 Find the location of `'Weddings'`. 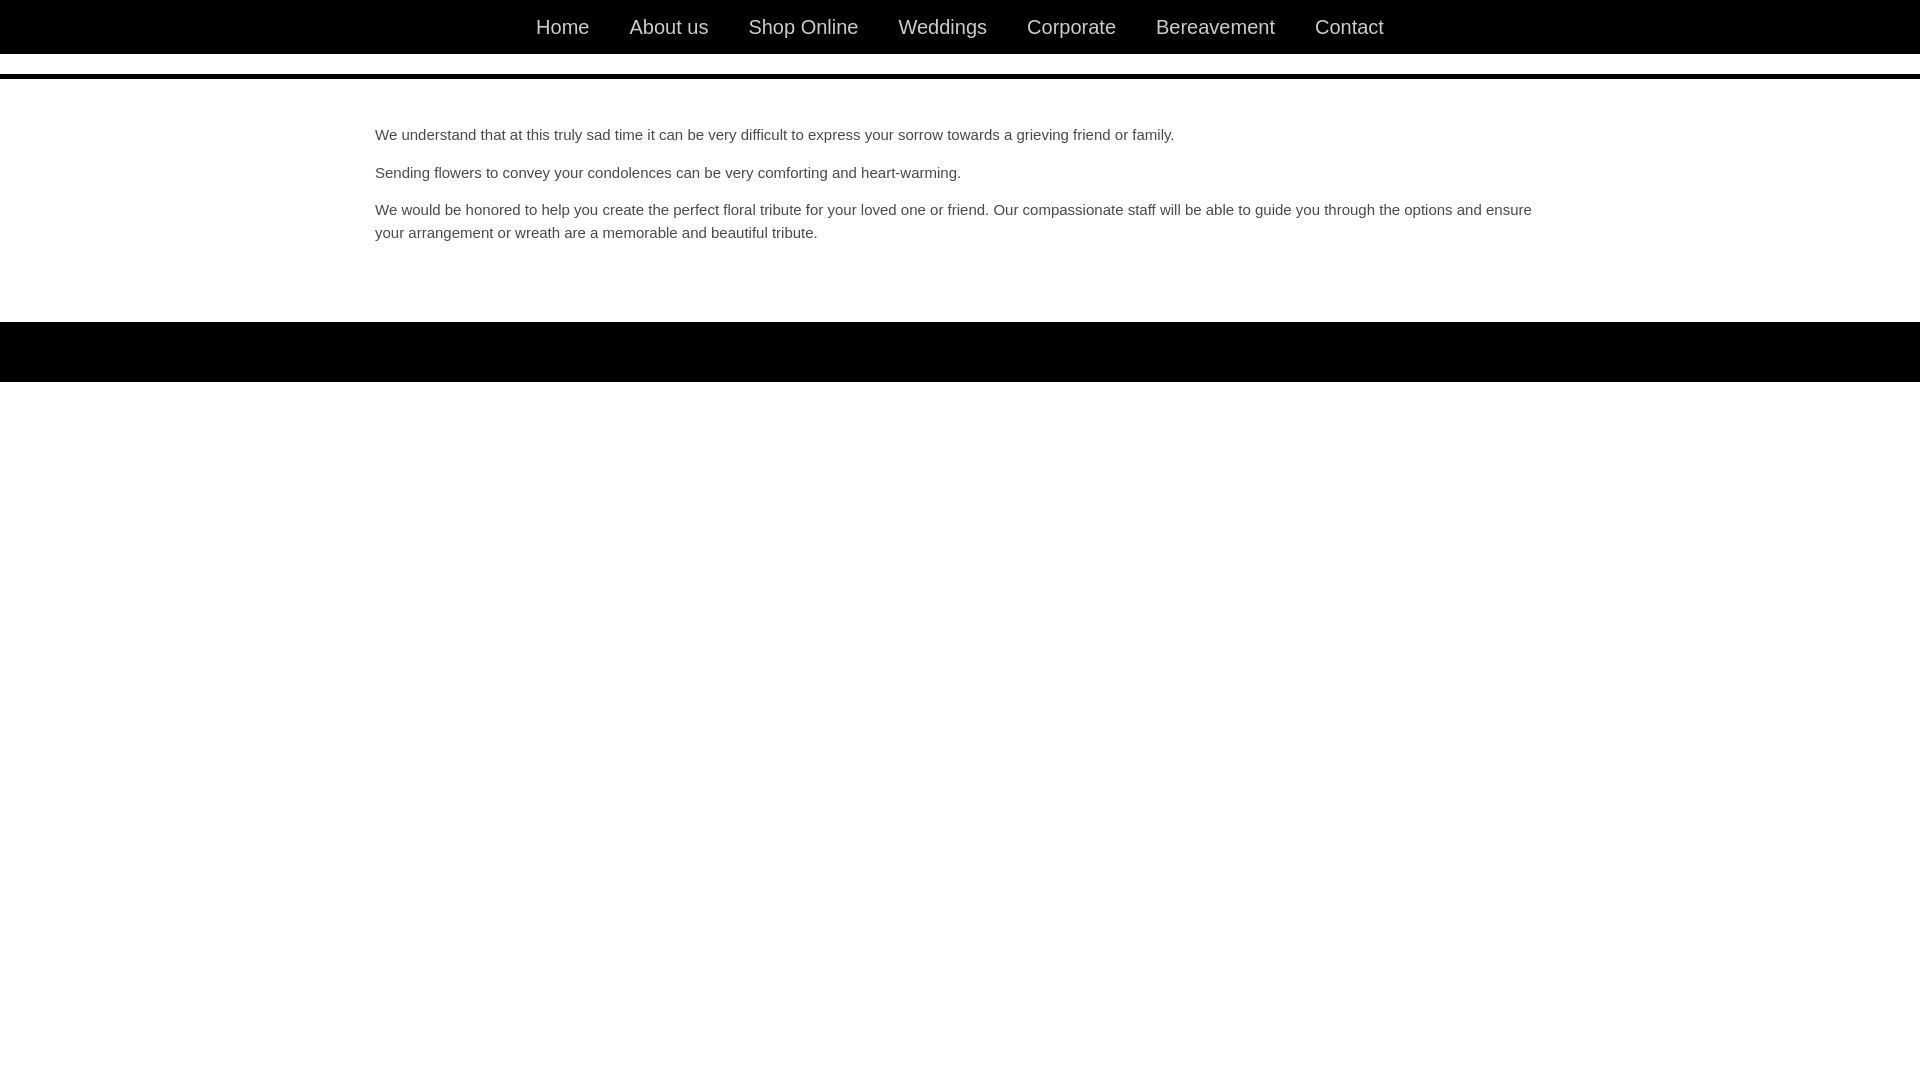

'Weddings' is located at coordinates (941, 27).